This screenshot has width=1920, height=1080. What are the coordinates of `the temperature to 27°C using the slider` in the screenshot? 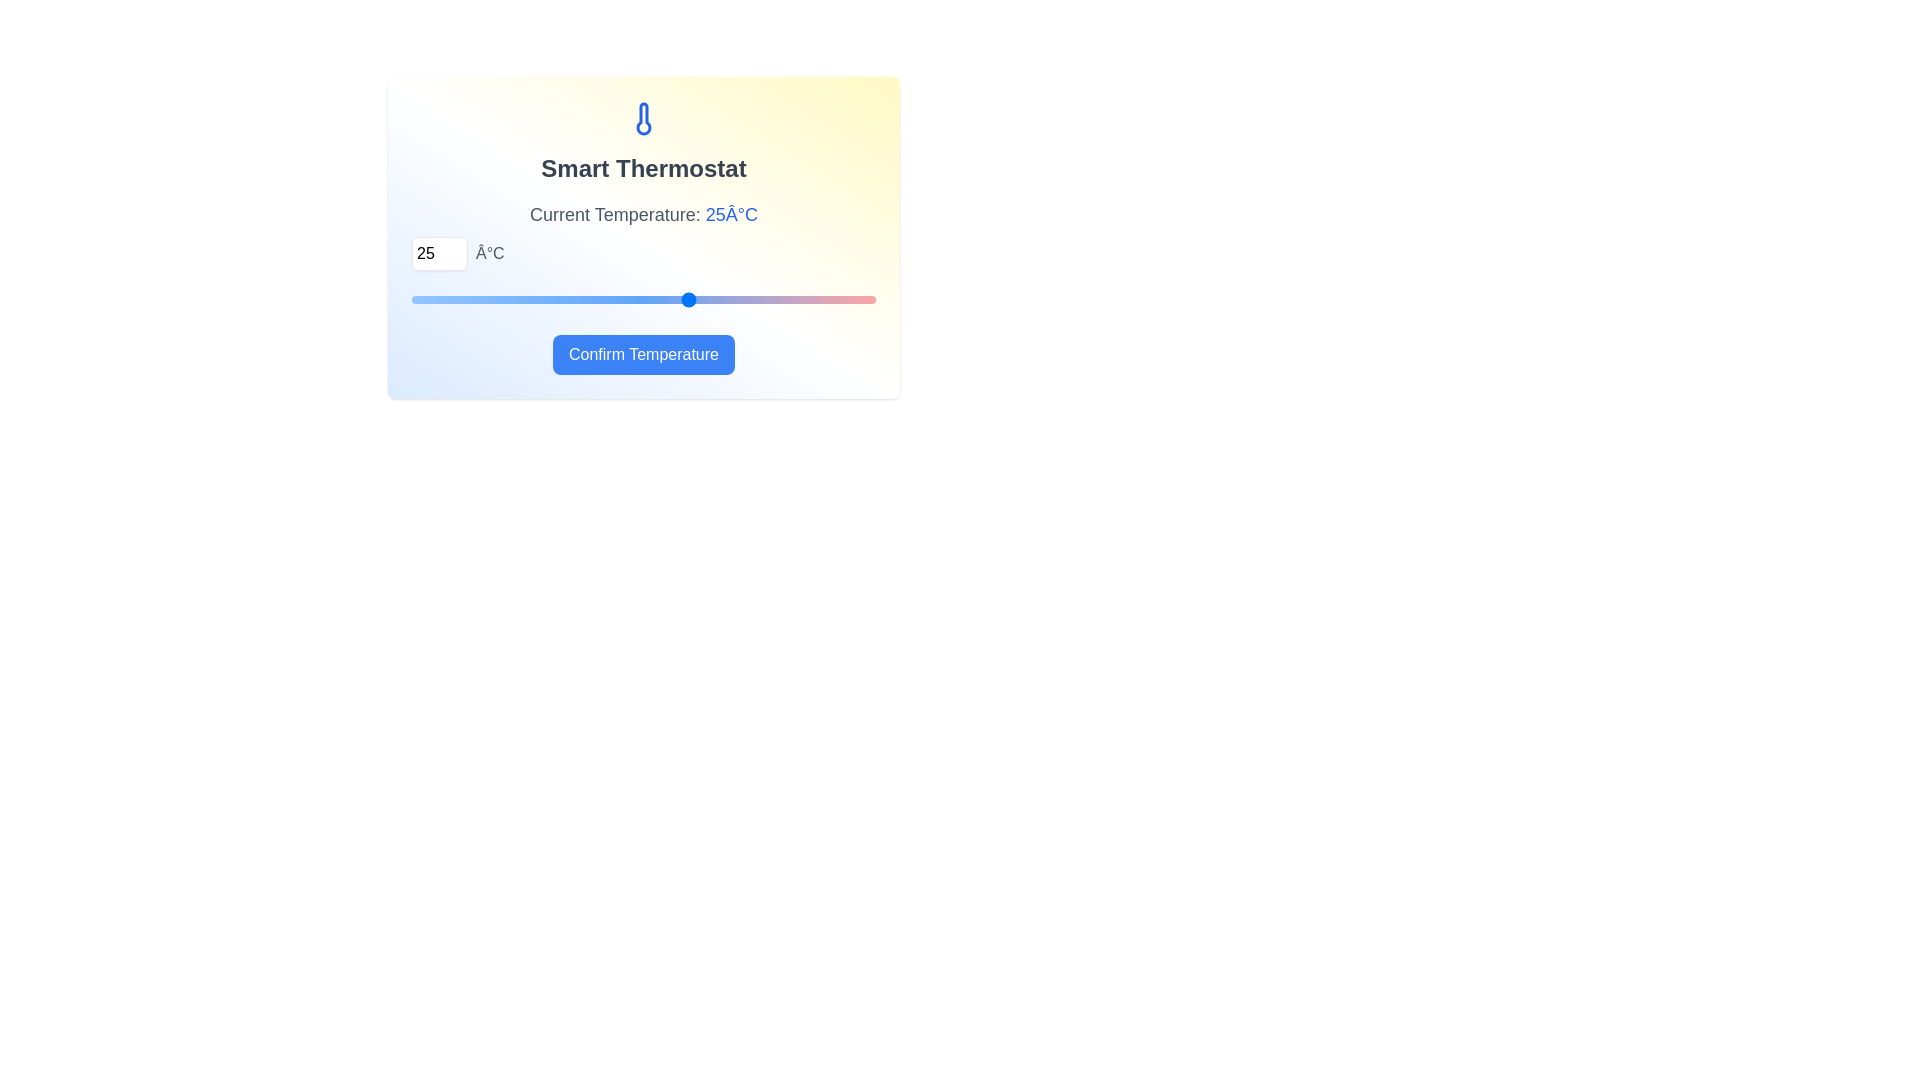 It's located at (726, 300).